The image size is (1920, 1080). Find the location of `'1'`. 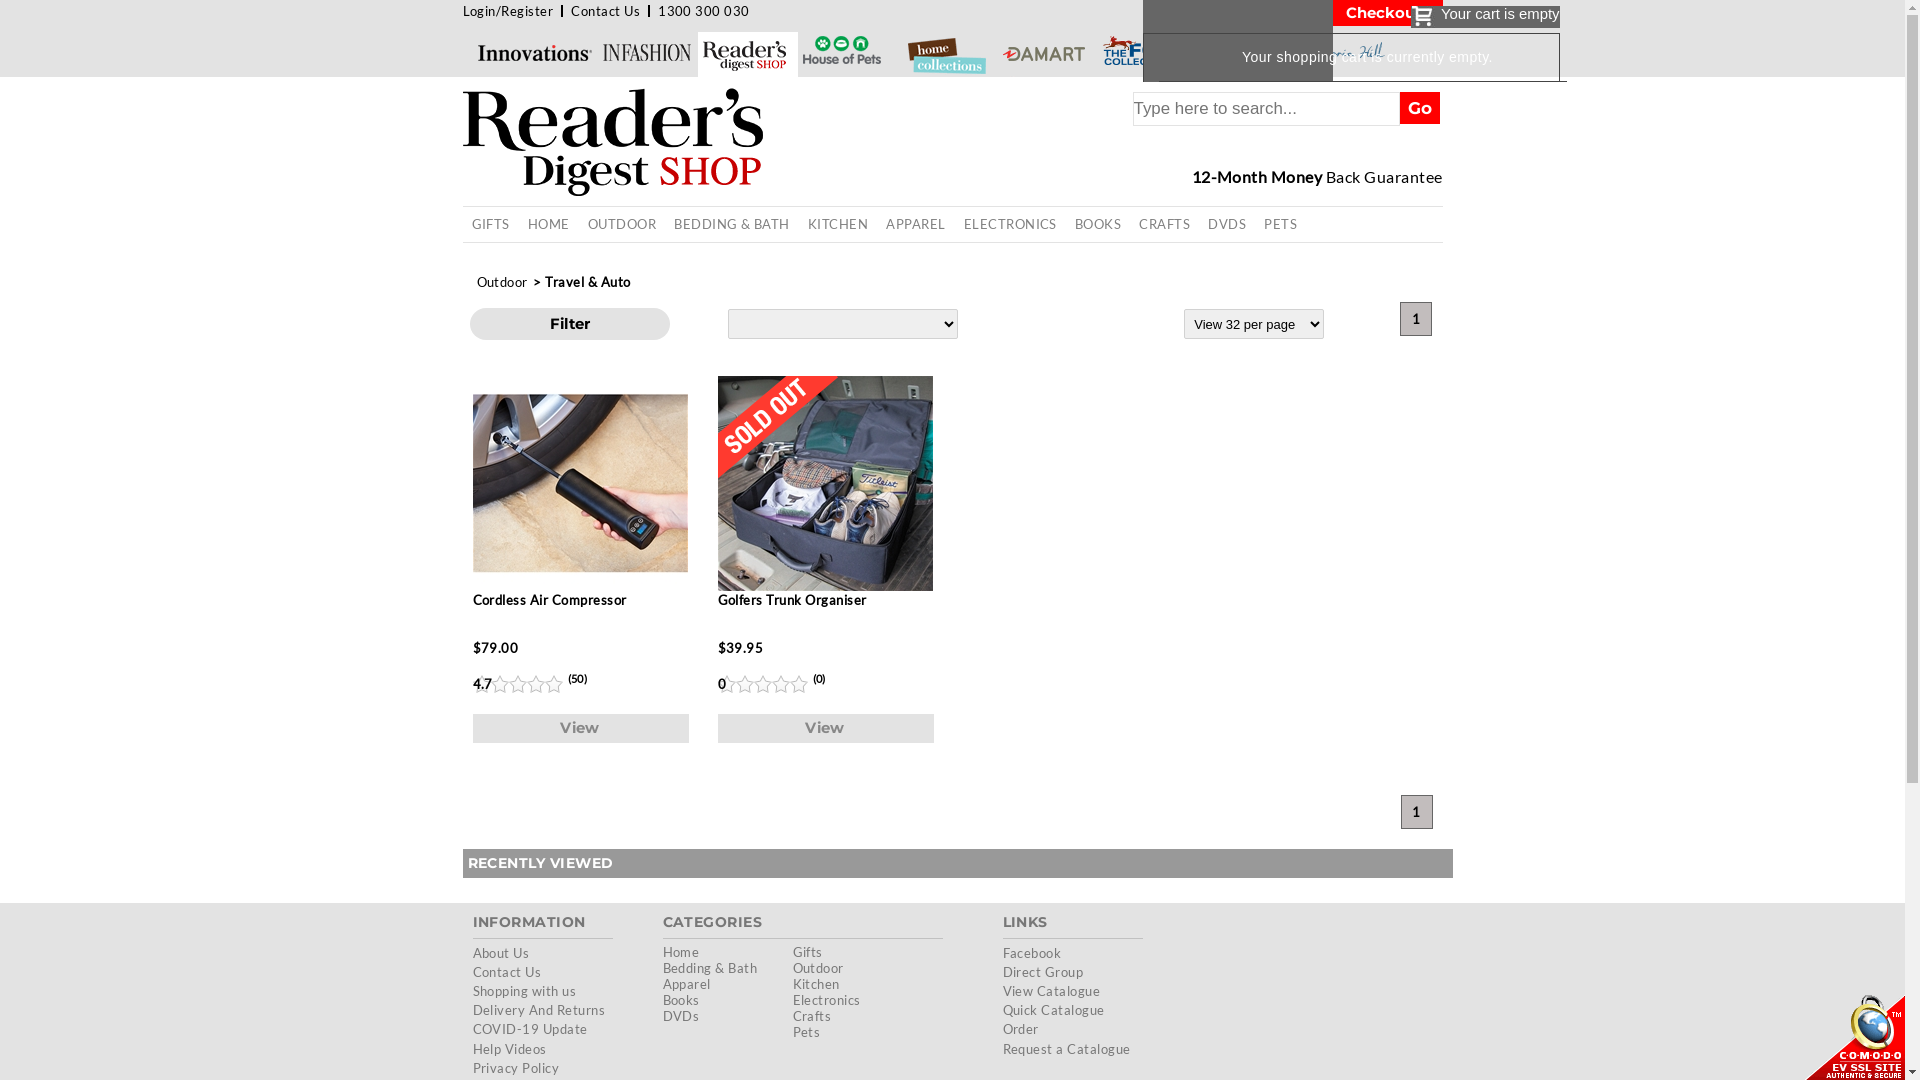

'1' is located at coordinates (1415, 318).